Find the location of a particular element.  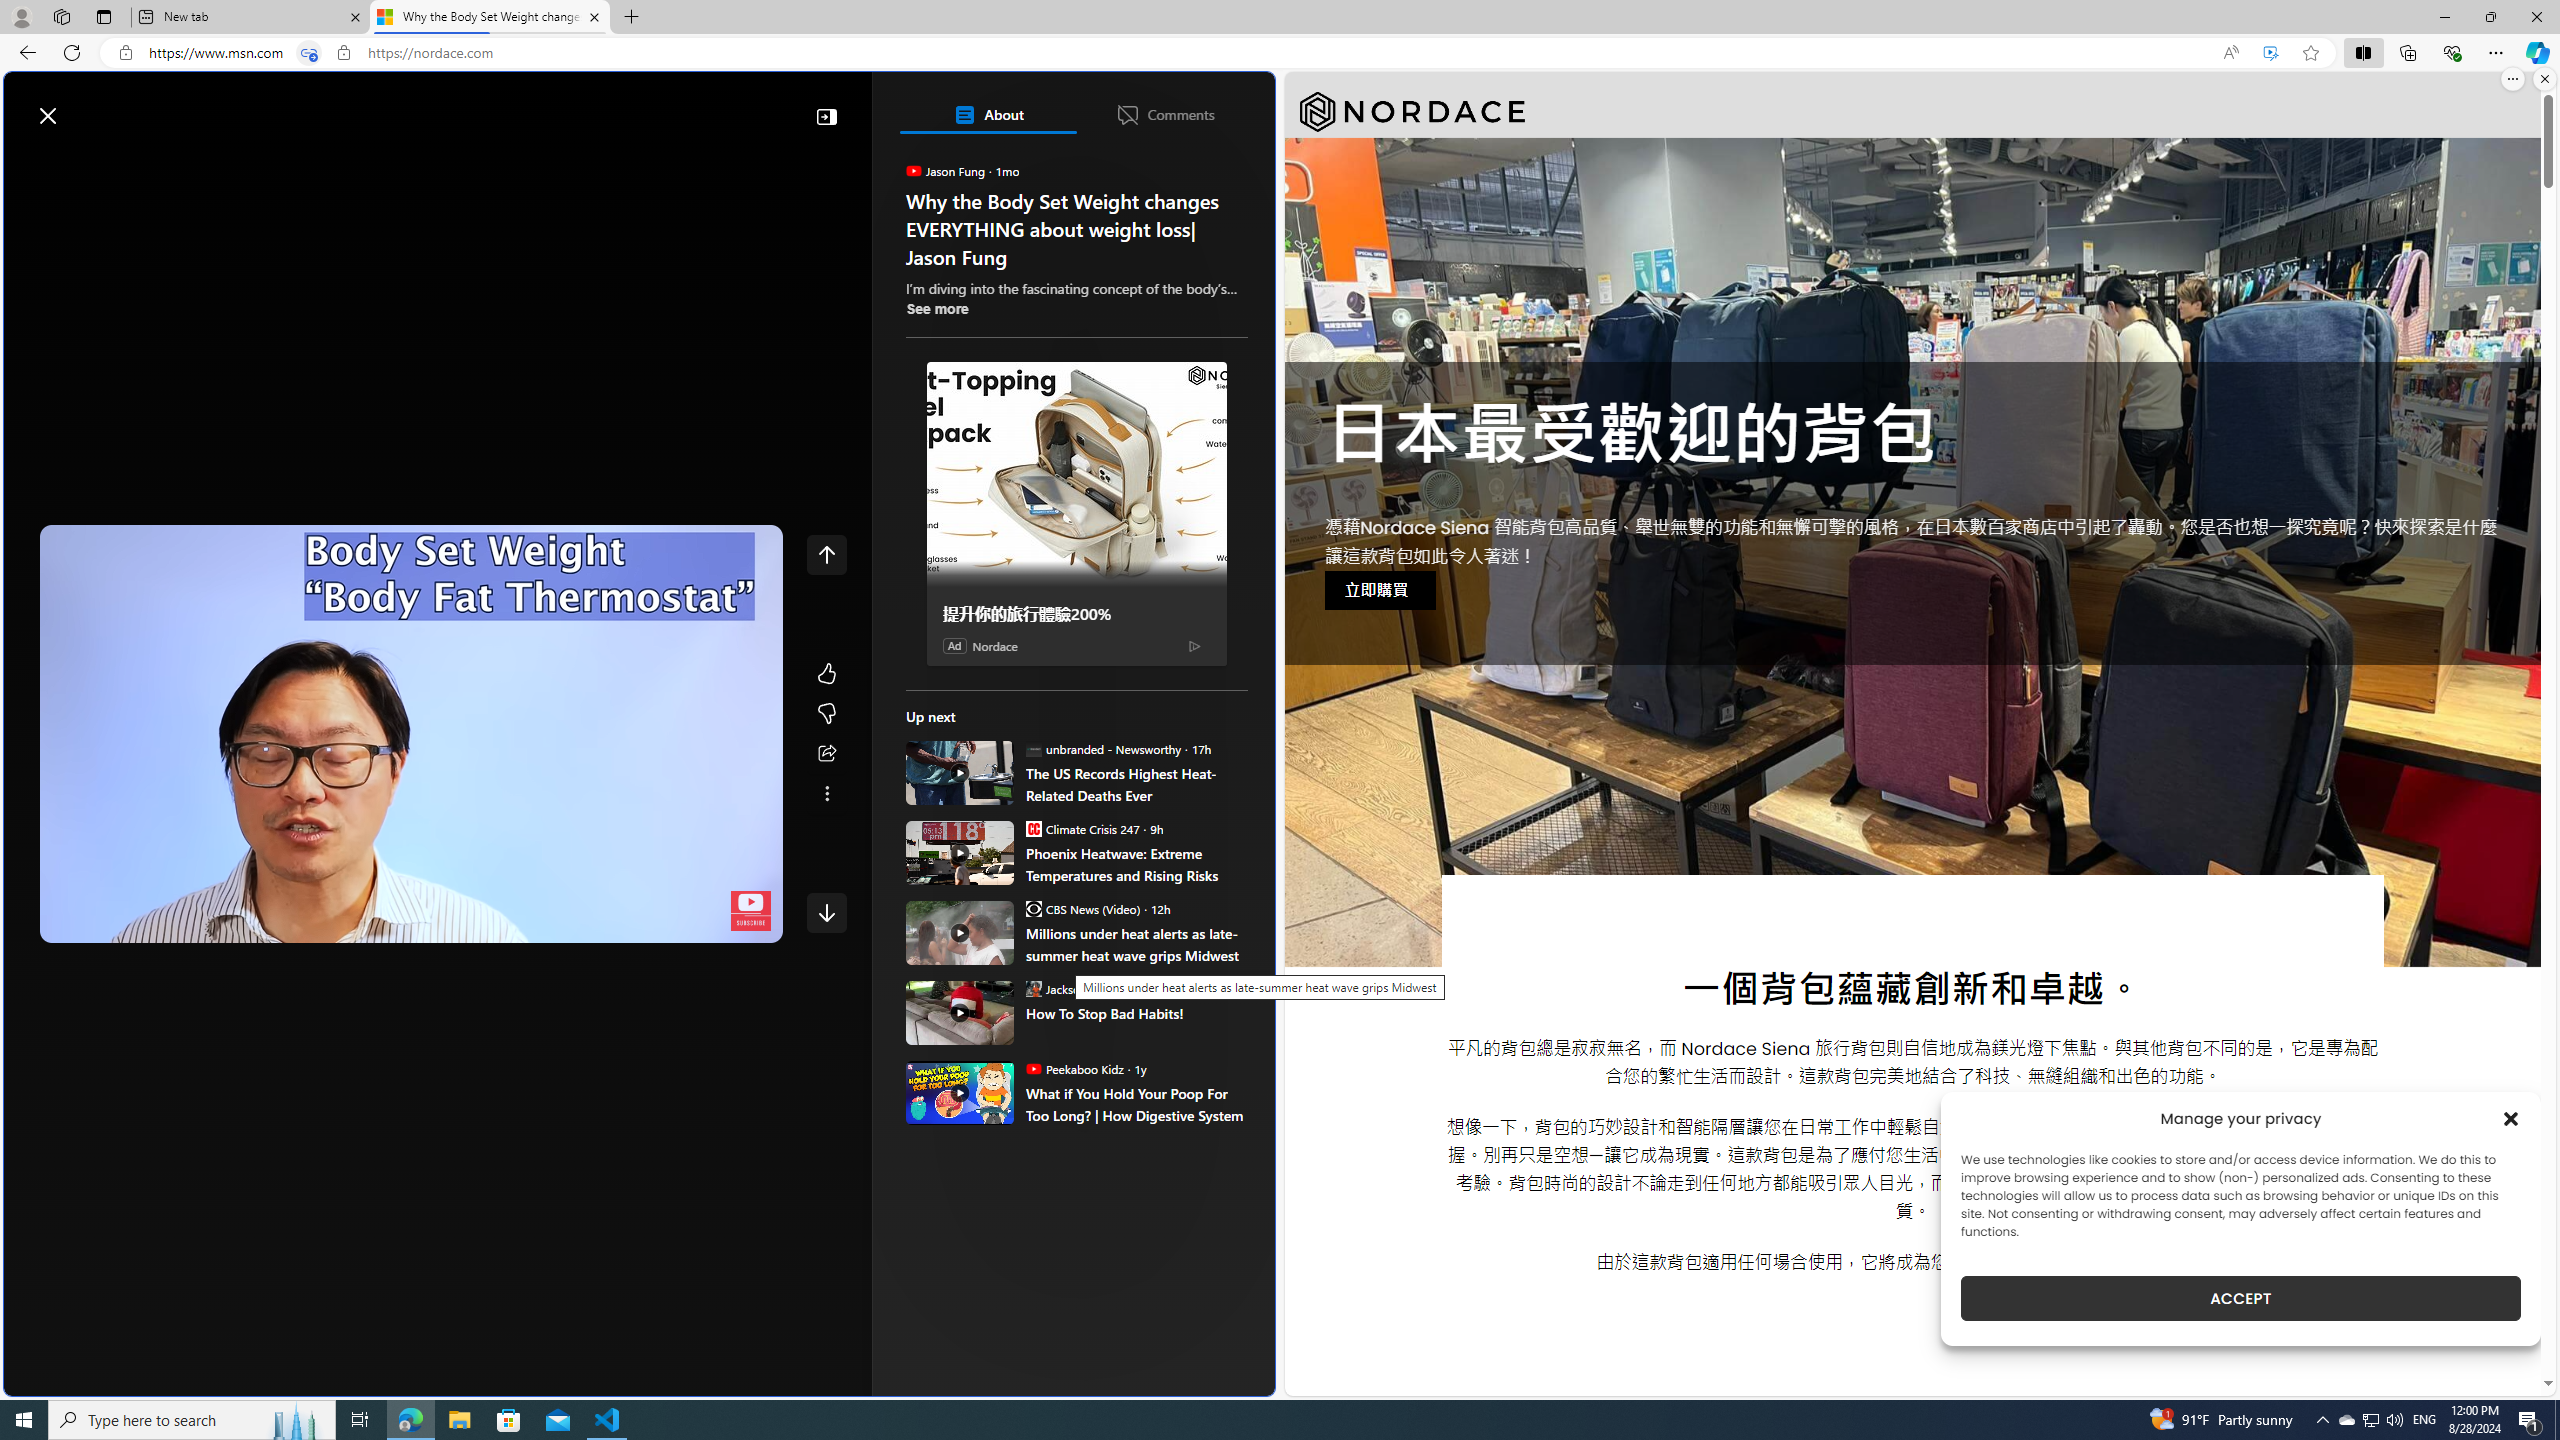

'unbranded - Newsworthy unbranded - Newsworthy' is located at coordinates (1101, 747).